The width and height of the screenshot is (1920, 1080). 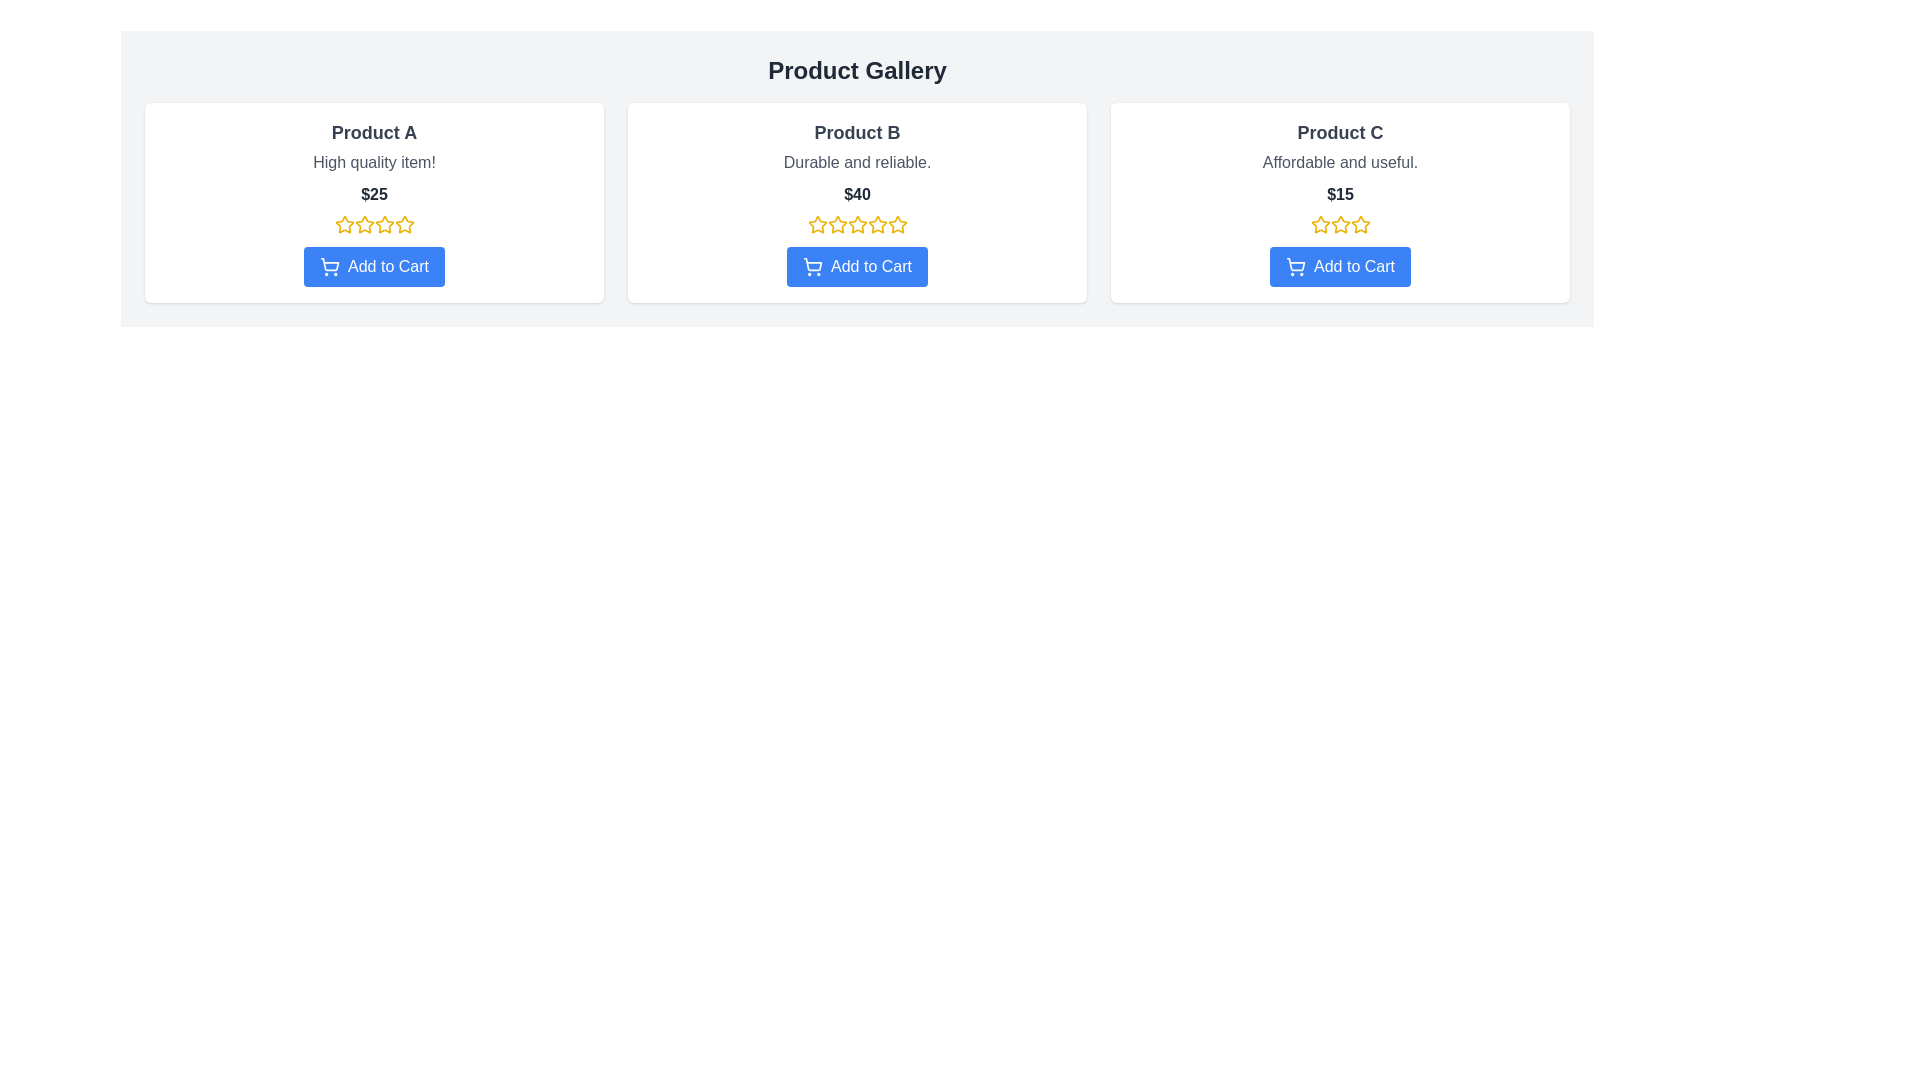 I want to click on the third yellow star icon in the star rating component of 'Product A' to rate the associated product, so click(x=364, y=224).